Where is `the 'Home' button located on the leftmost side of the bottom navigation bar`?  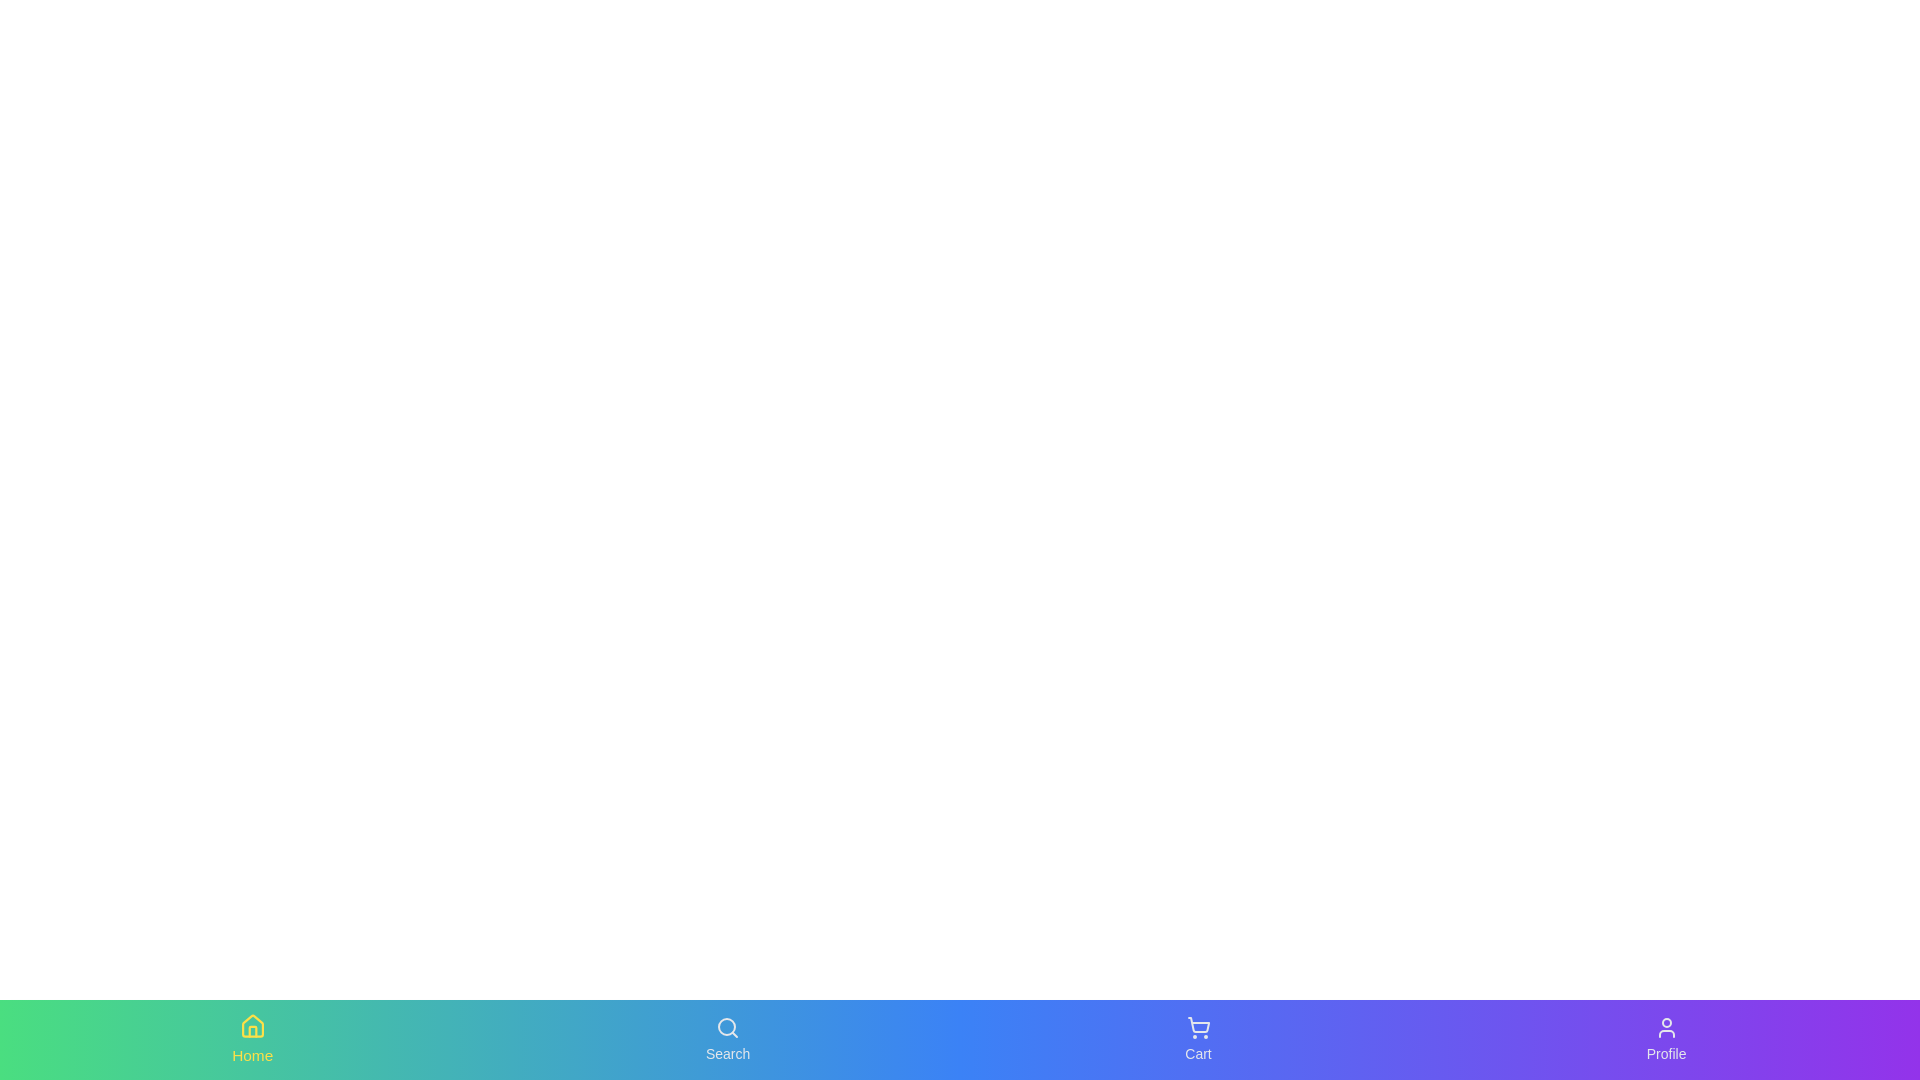 the 'Home' button located on the leftmost side of the bottom navigation bar is located at coordinates (251, 1039).